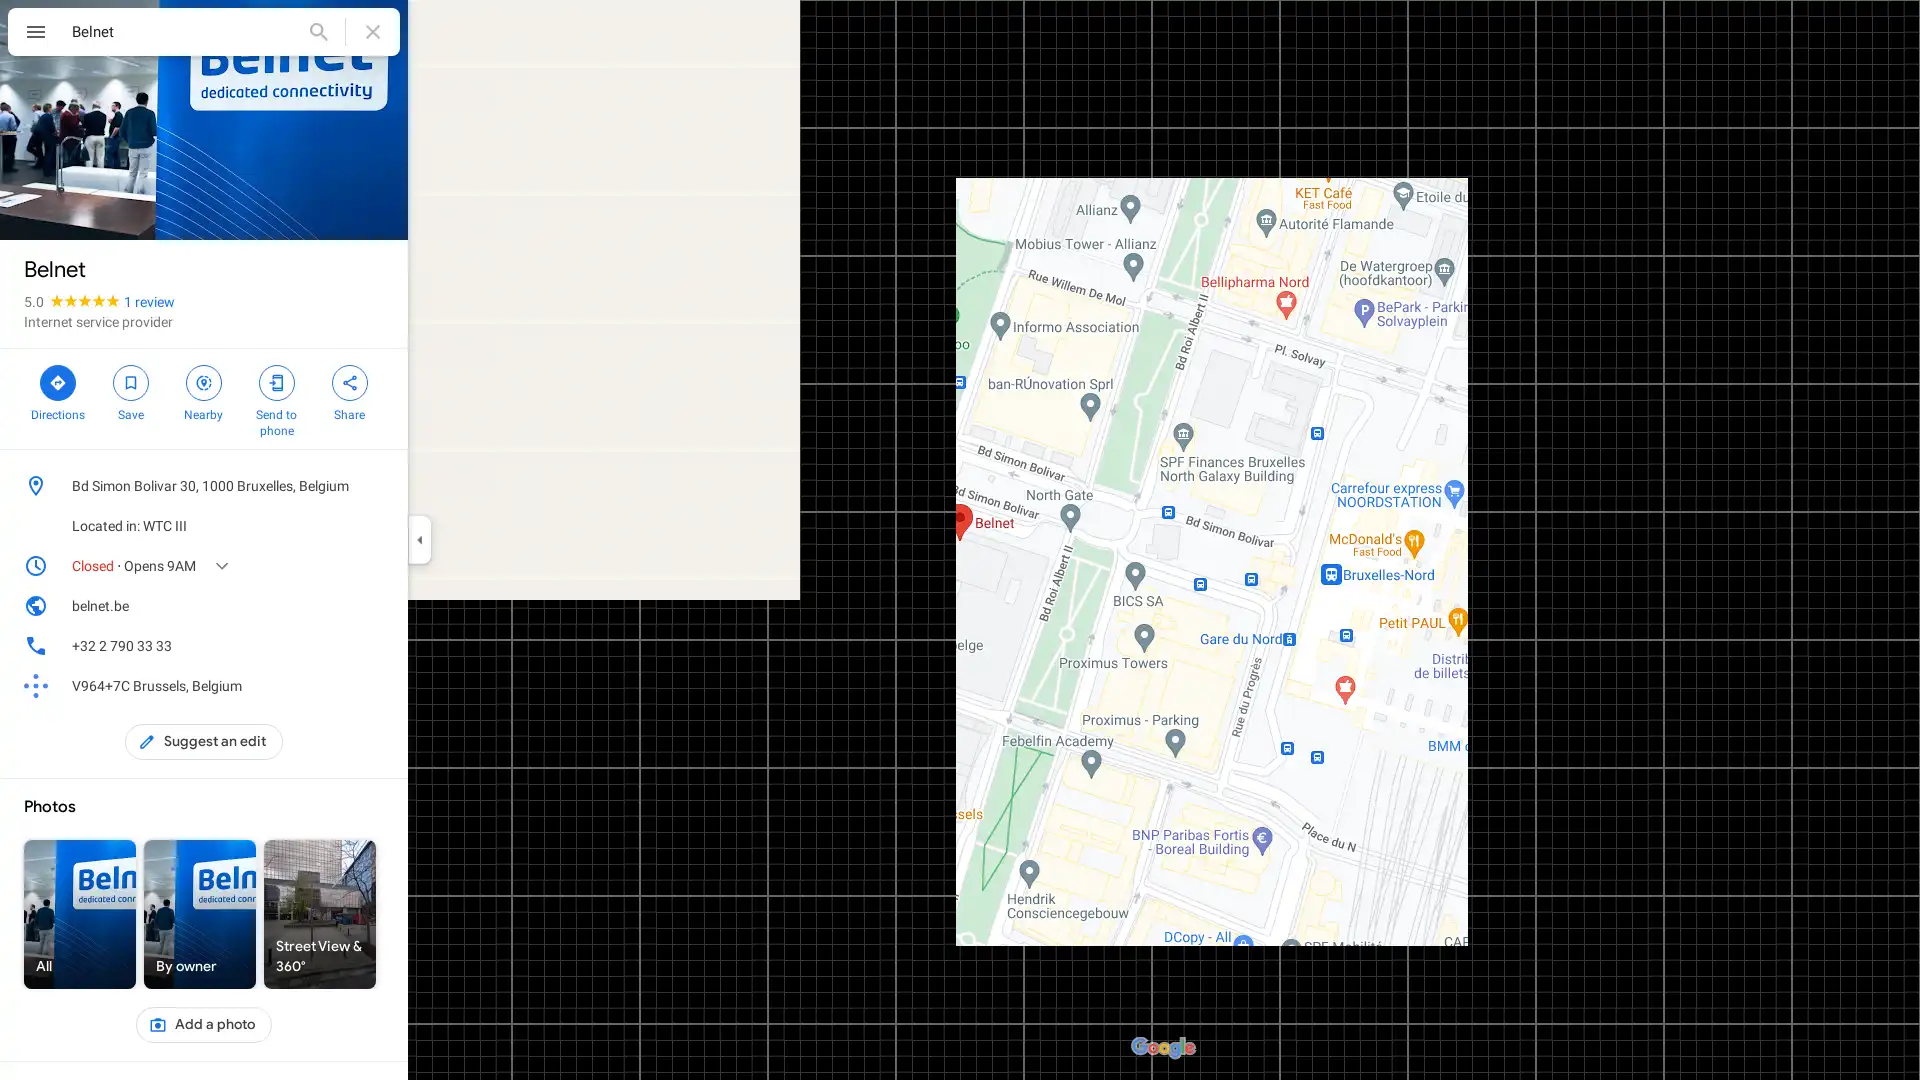 This screenshot has height=1080, width=1920. Describe the element at coordinates (148, 301) in the screenshot. I see `1 review` at that location.